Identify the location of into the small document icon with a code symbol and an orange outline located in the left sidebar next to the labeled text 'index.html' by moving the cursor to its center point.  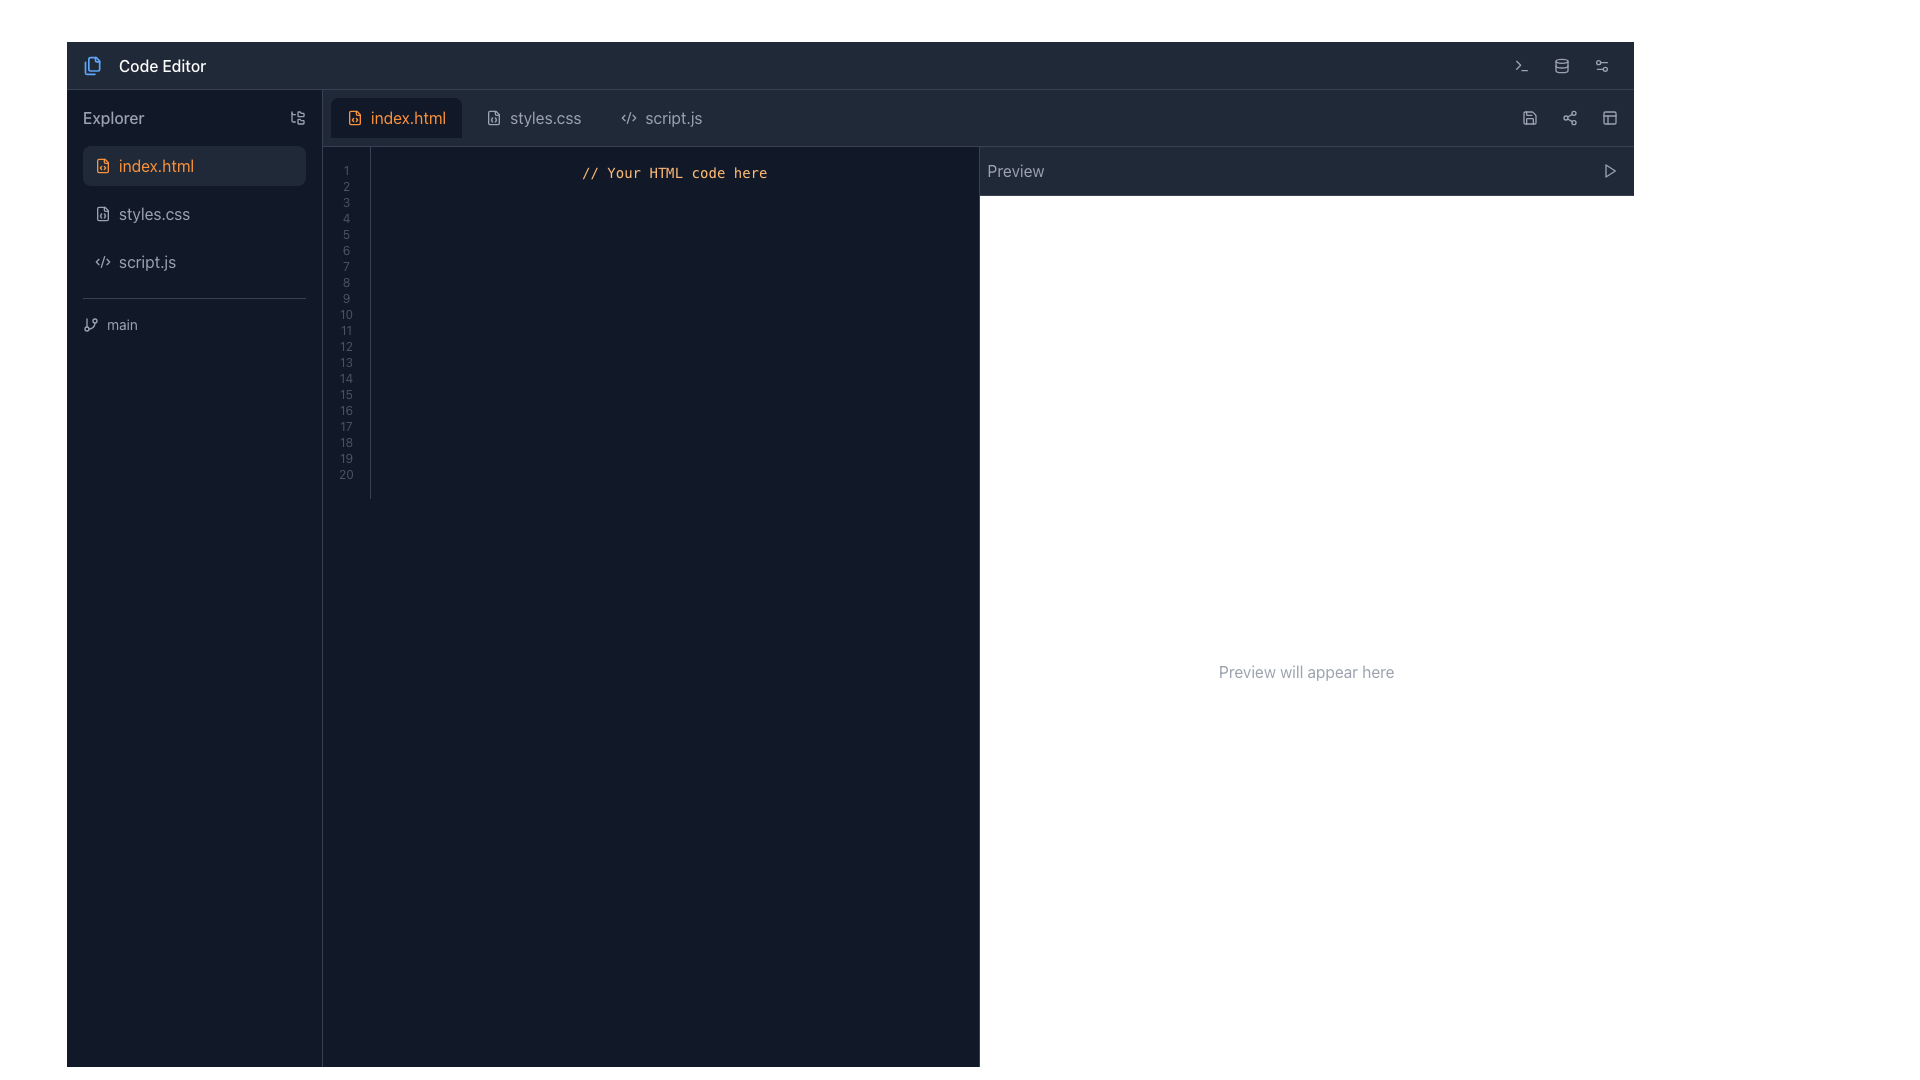
(101, 164).